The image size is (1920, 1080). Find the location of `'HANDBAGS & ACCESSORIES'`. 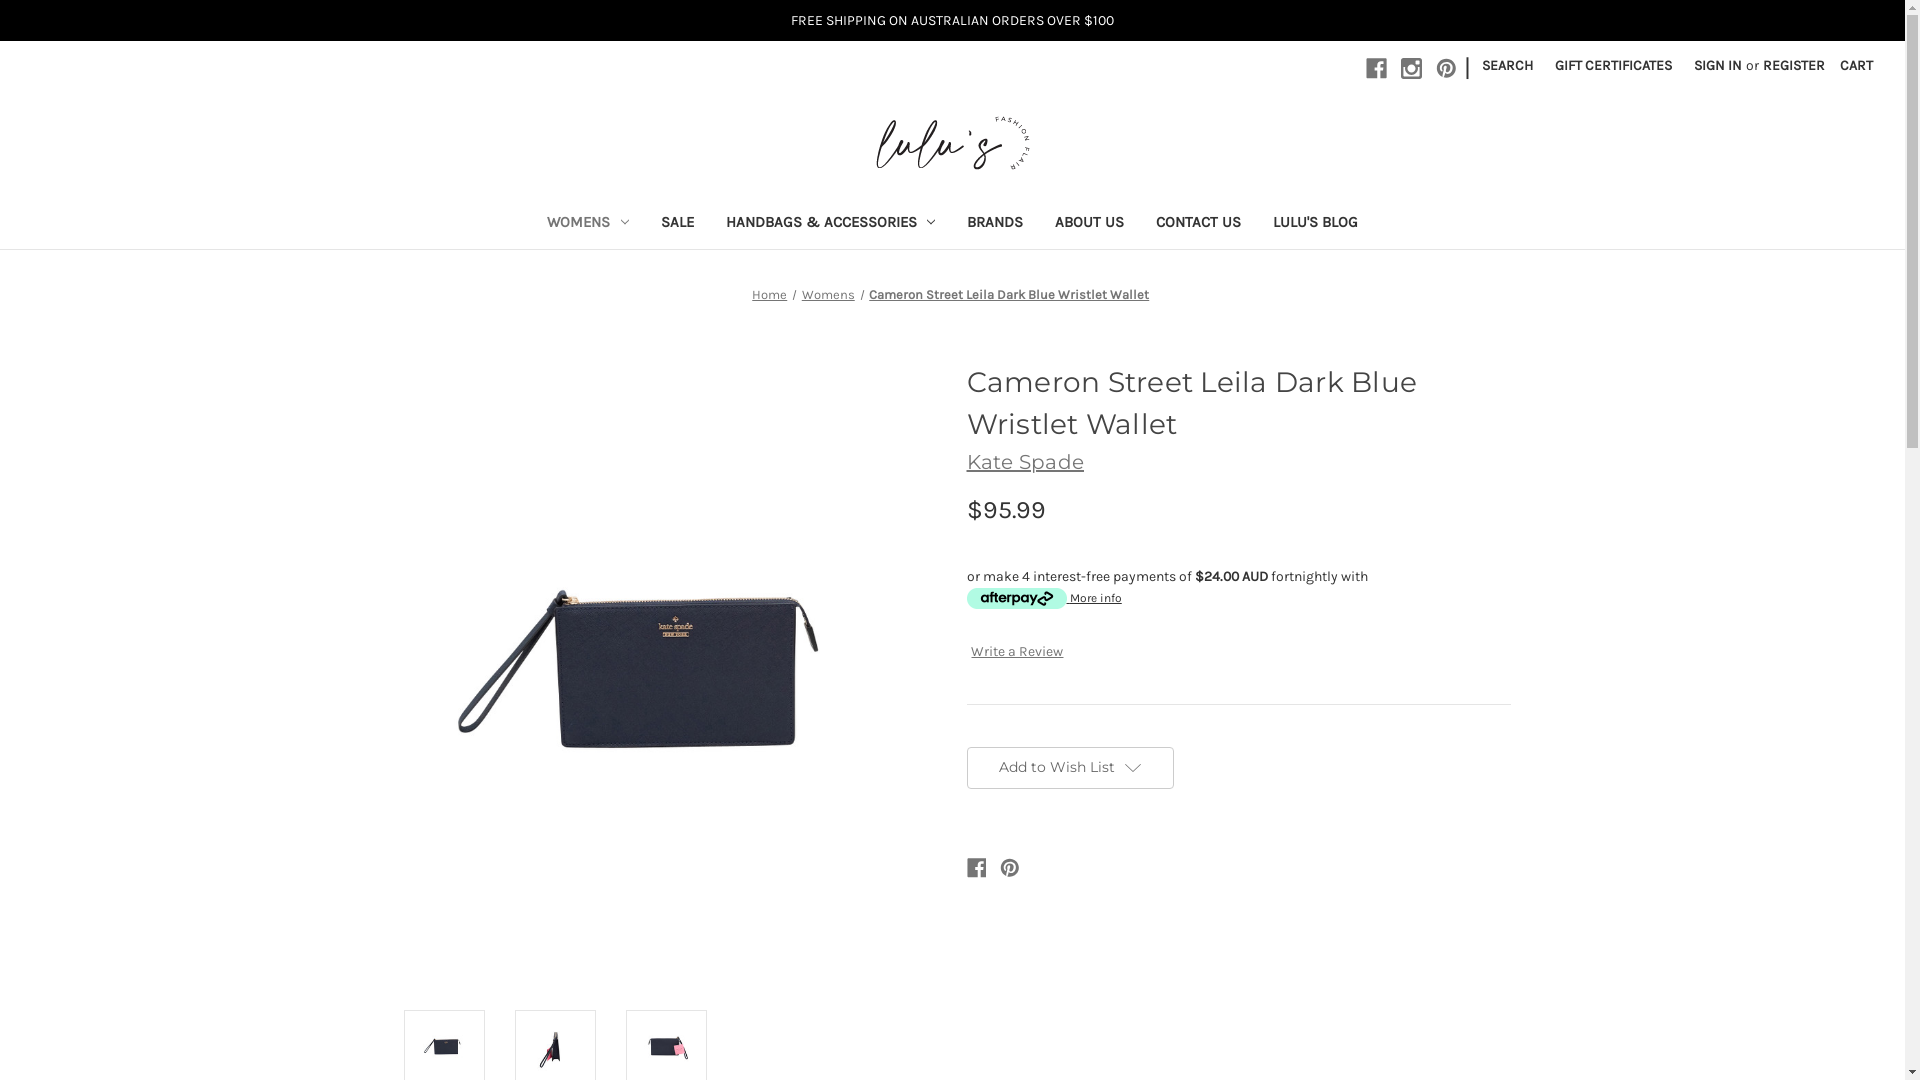

'HANDBAGS & ACCESSORIES' is located at coordinates (830, 224).